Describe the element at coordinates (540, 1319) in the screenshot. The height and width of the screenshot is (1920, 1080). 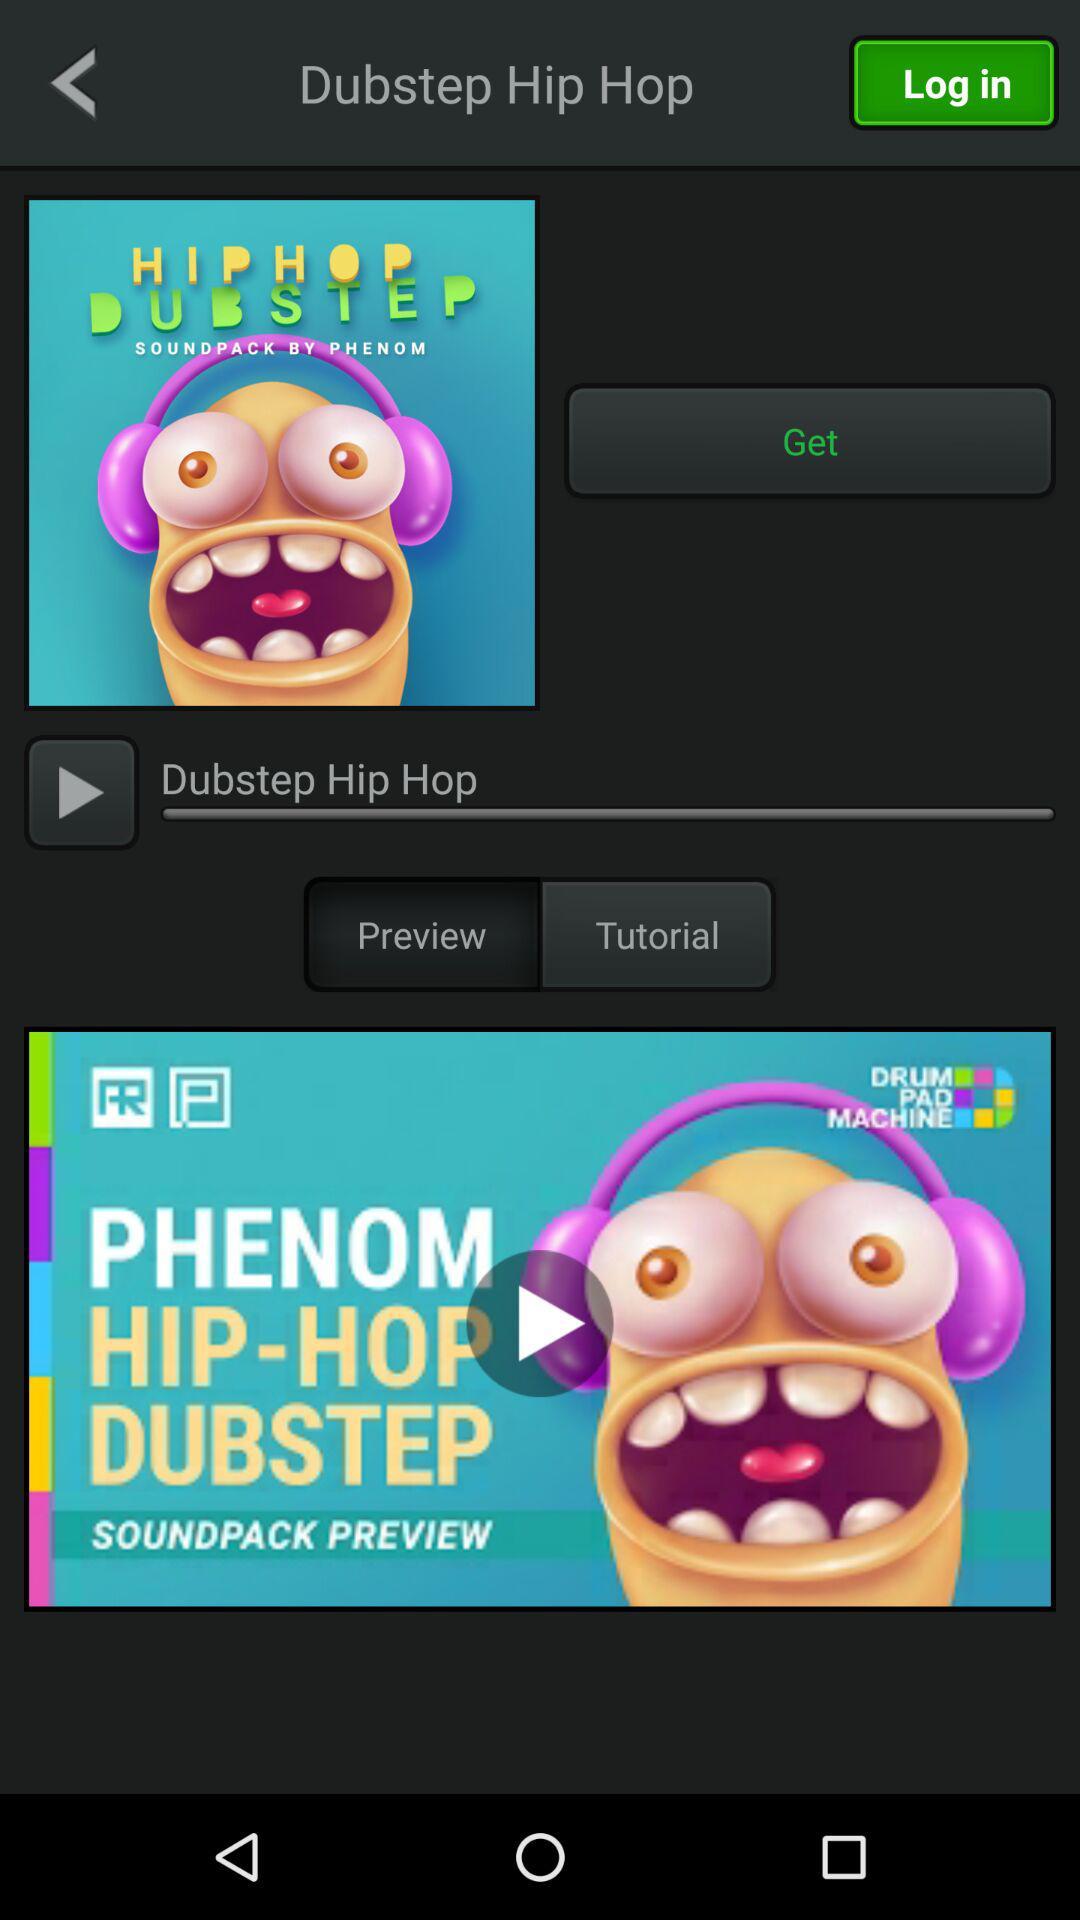
I see `to preview` at that location.